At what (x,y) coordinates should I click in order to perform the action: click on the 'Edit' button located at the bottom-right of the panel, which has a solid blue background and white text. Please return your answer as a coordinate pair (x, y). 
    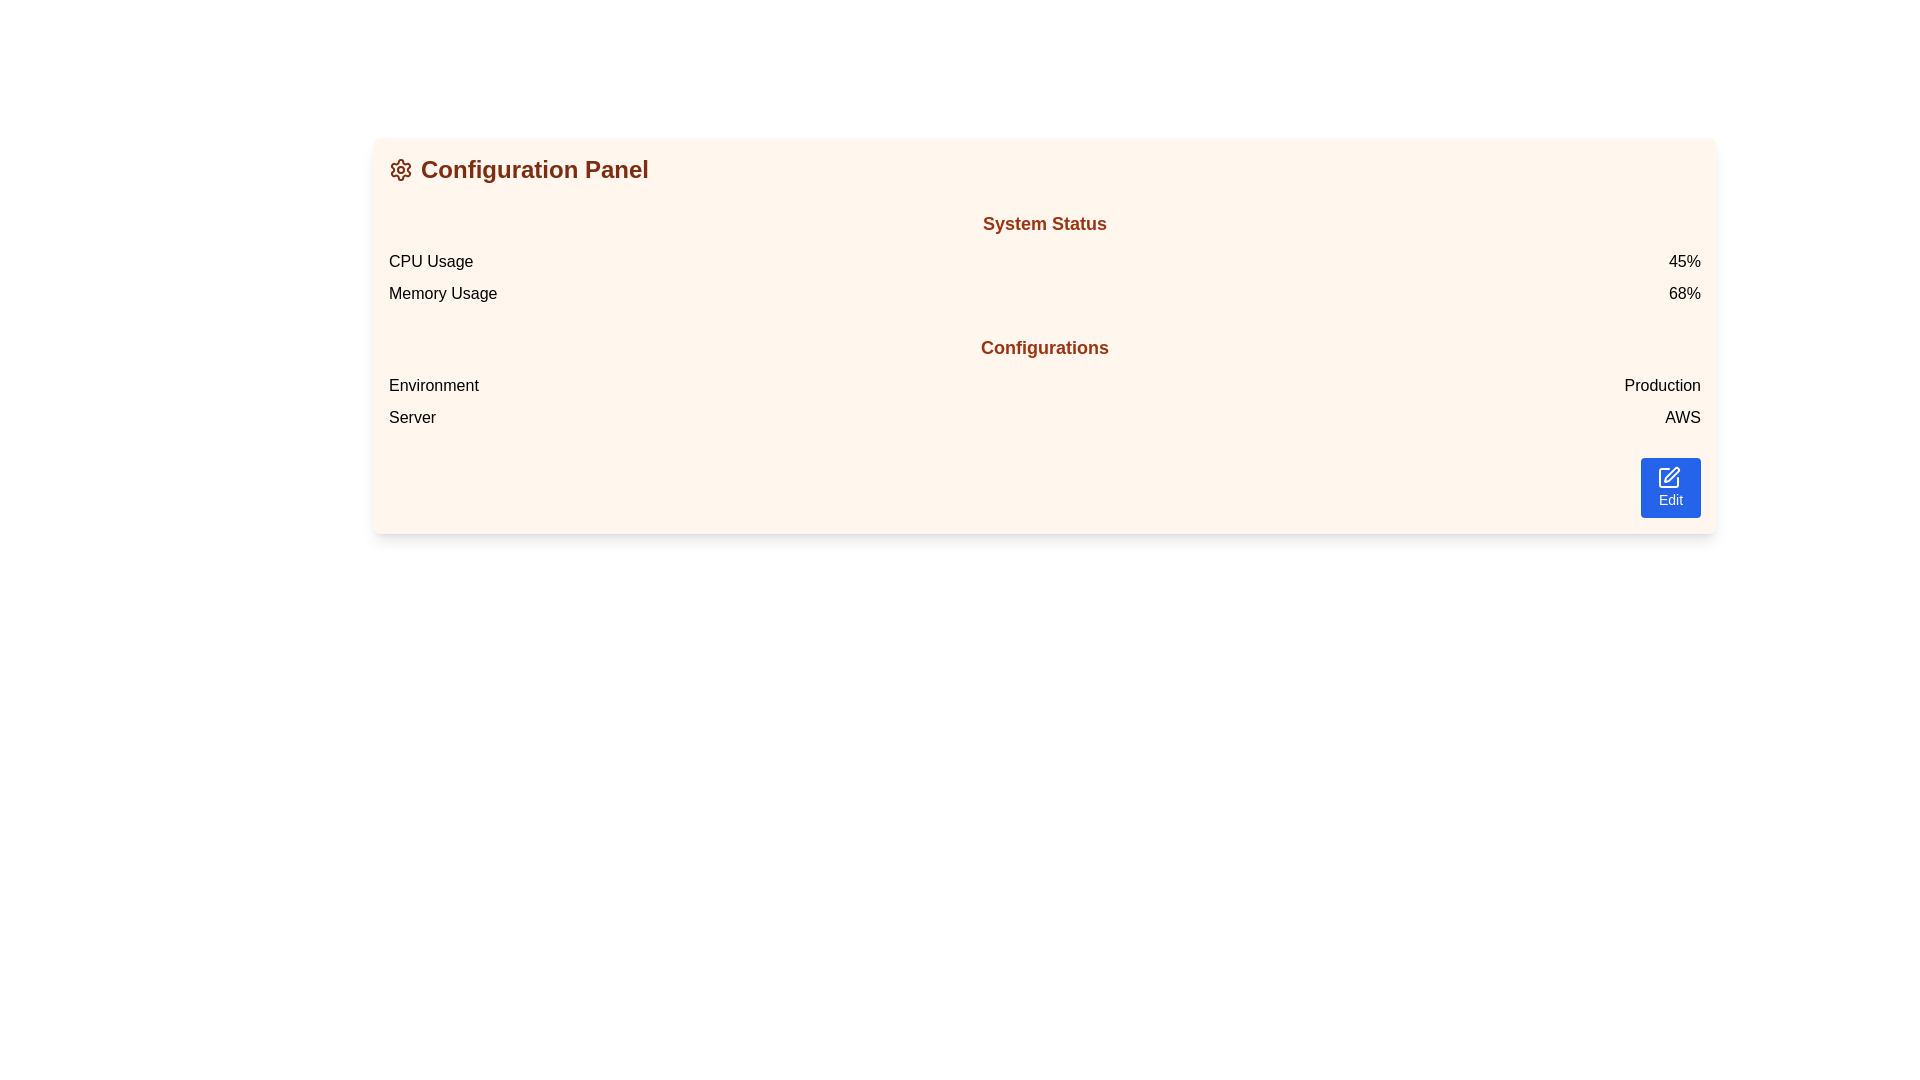
    Looking at the image, I should click on (1670, 486).